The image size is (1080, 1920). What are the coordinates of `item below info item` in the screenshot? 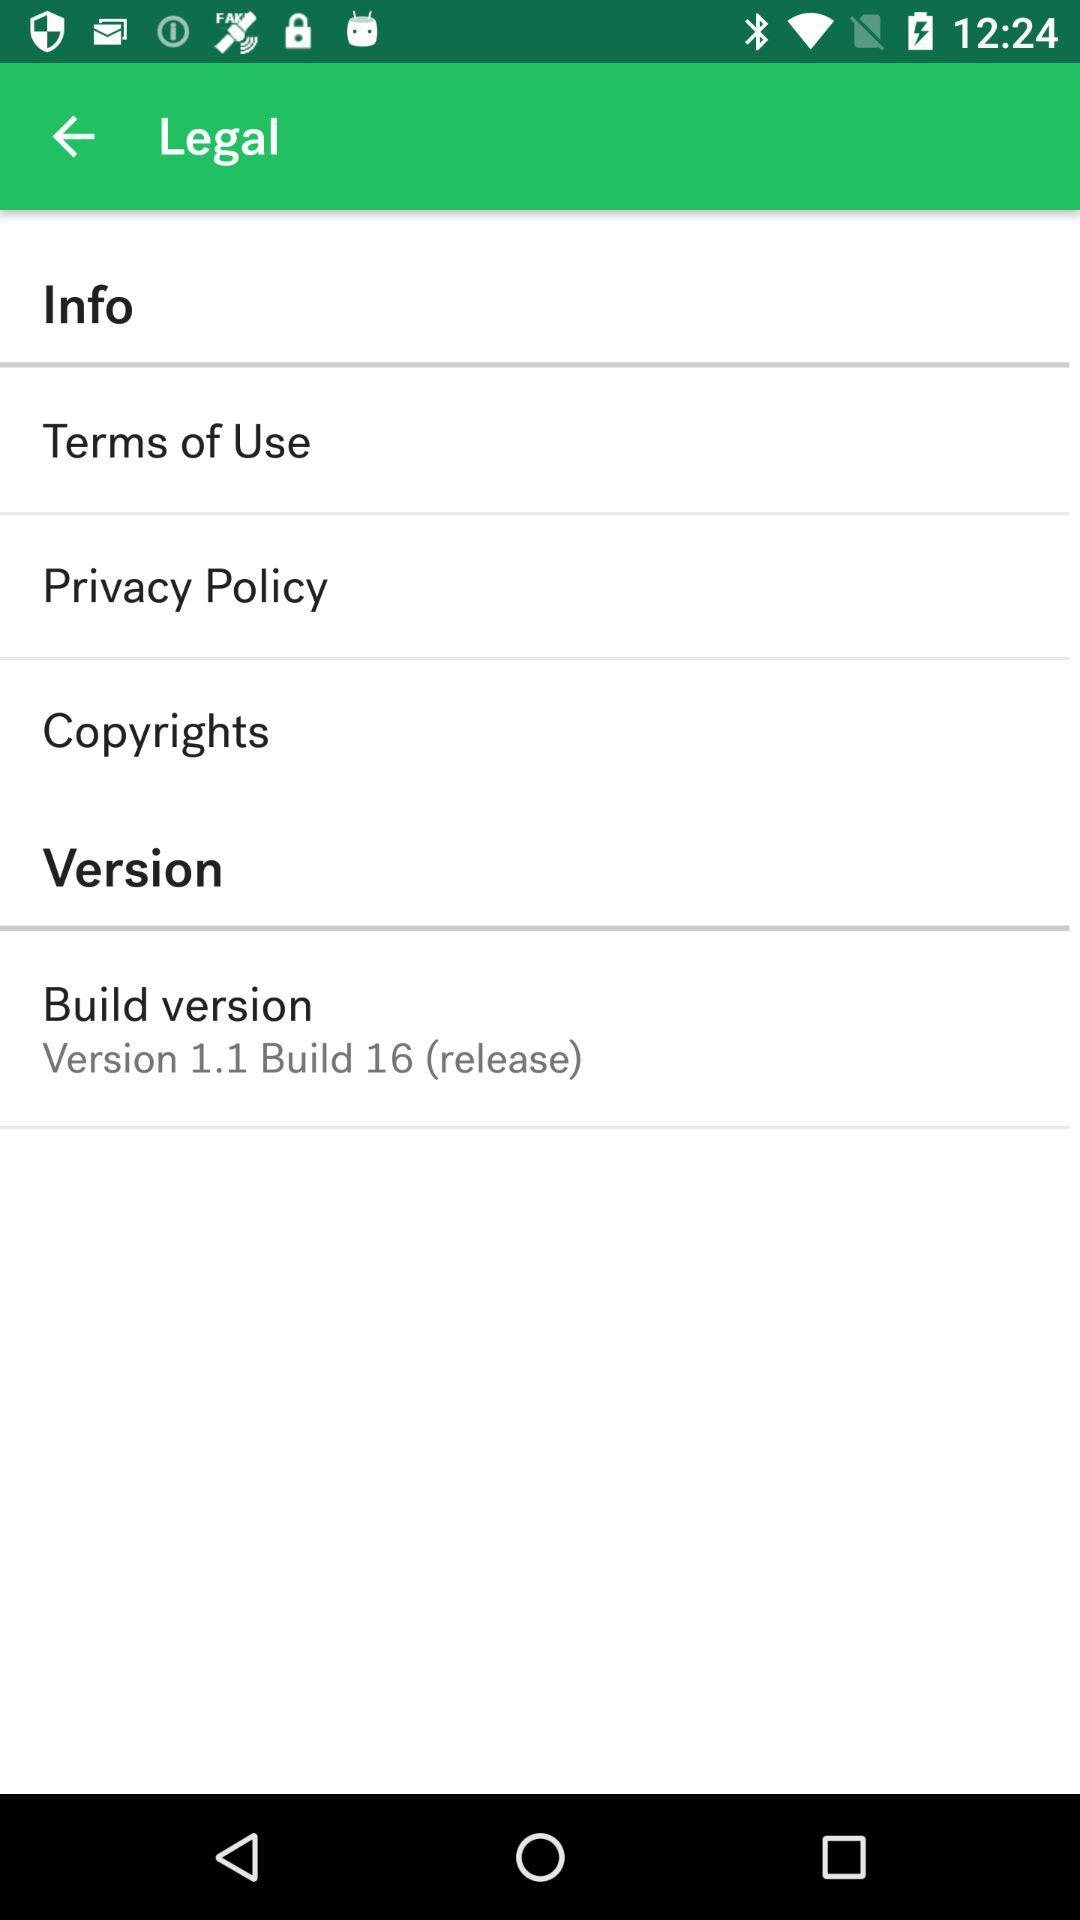 It's located at (175, 440).